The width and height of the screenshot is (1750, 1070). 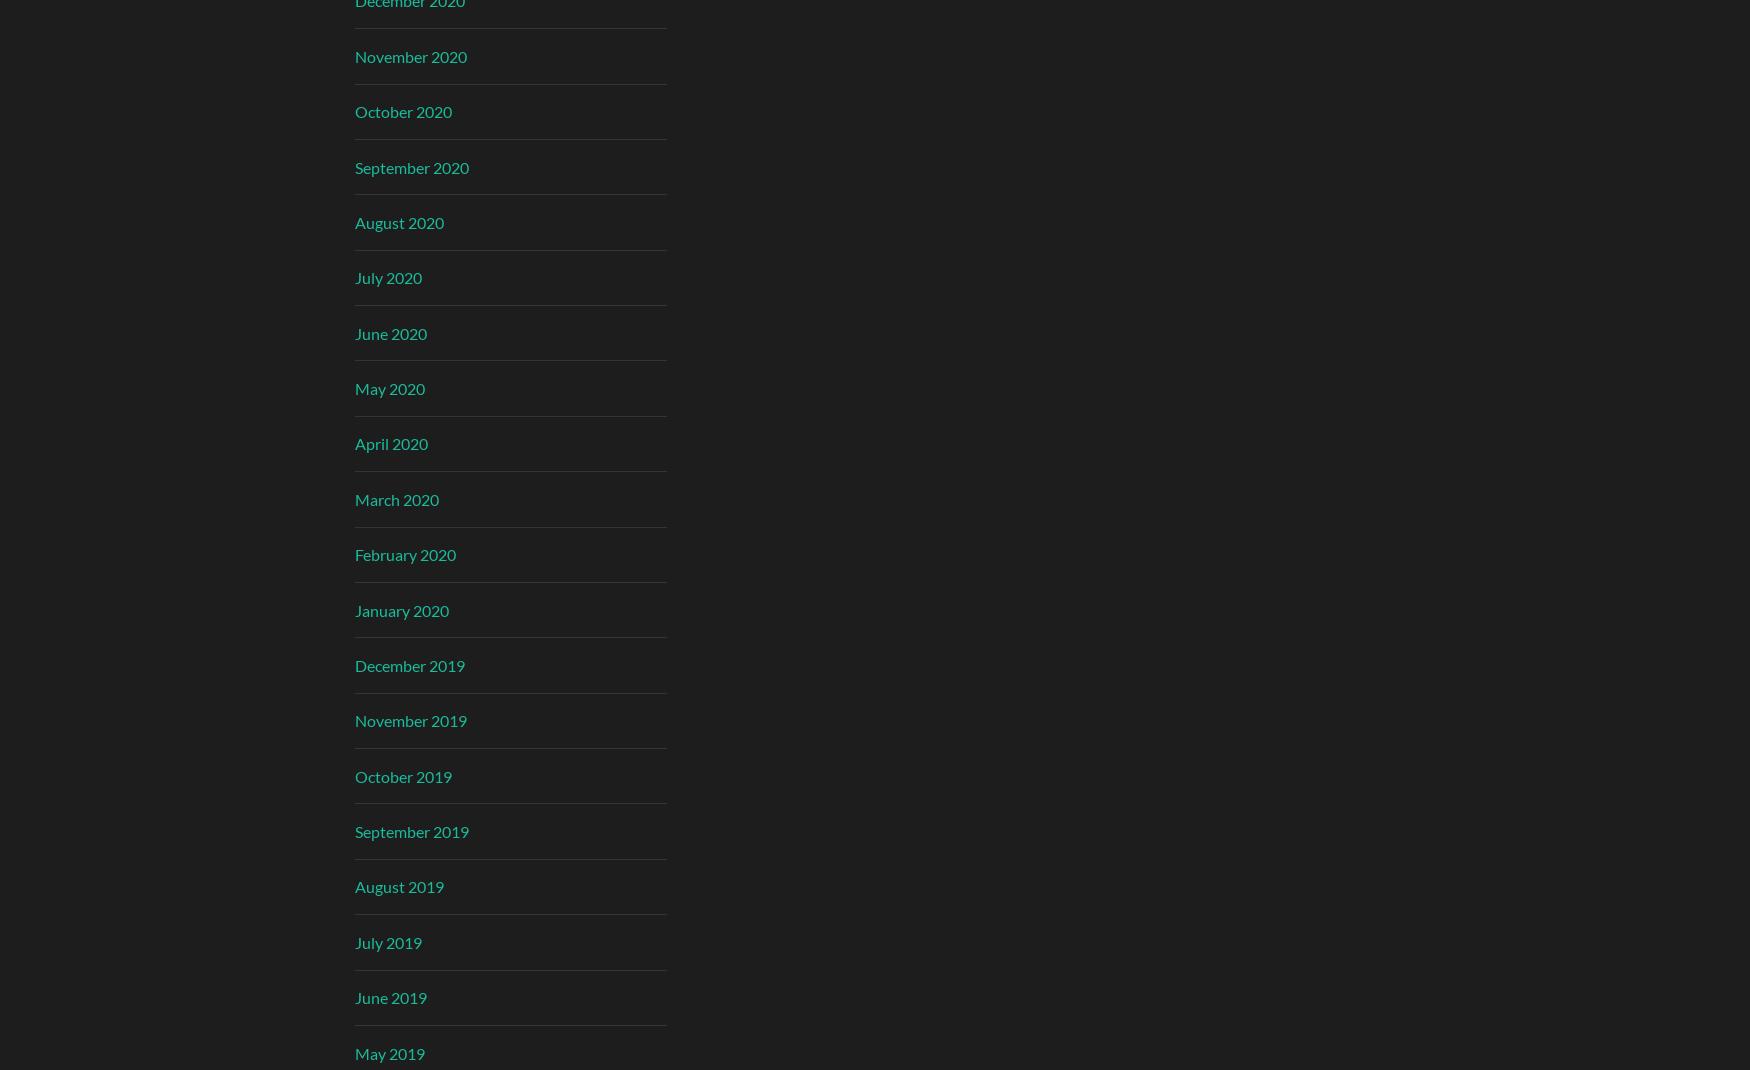 What do you see at coordinates (410, 831) in the screenshot?
I see `'September 2019'` at bounding box center [410, 831].